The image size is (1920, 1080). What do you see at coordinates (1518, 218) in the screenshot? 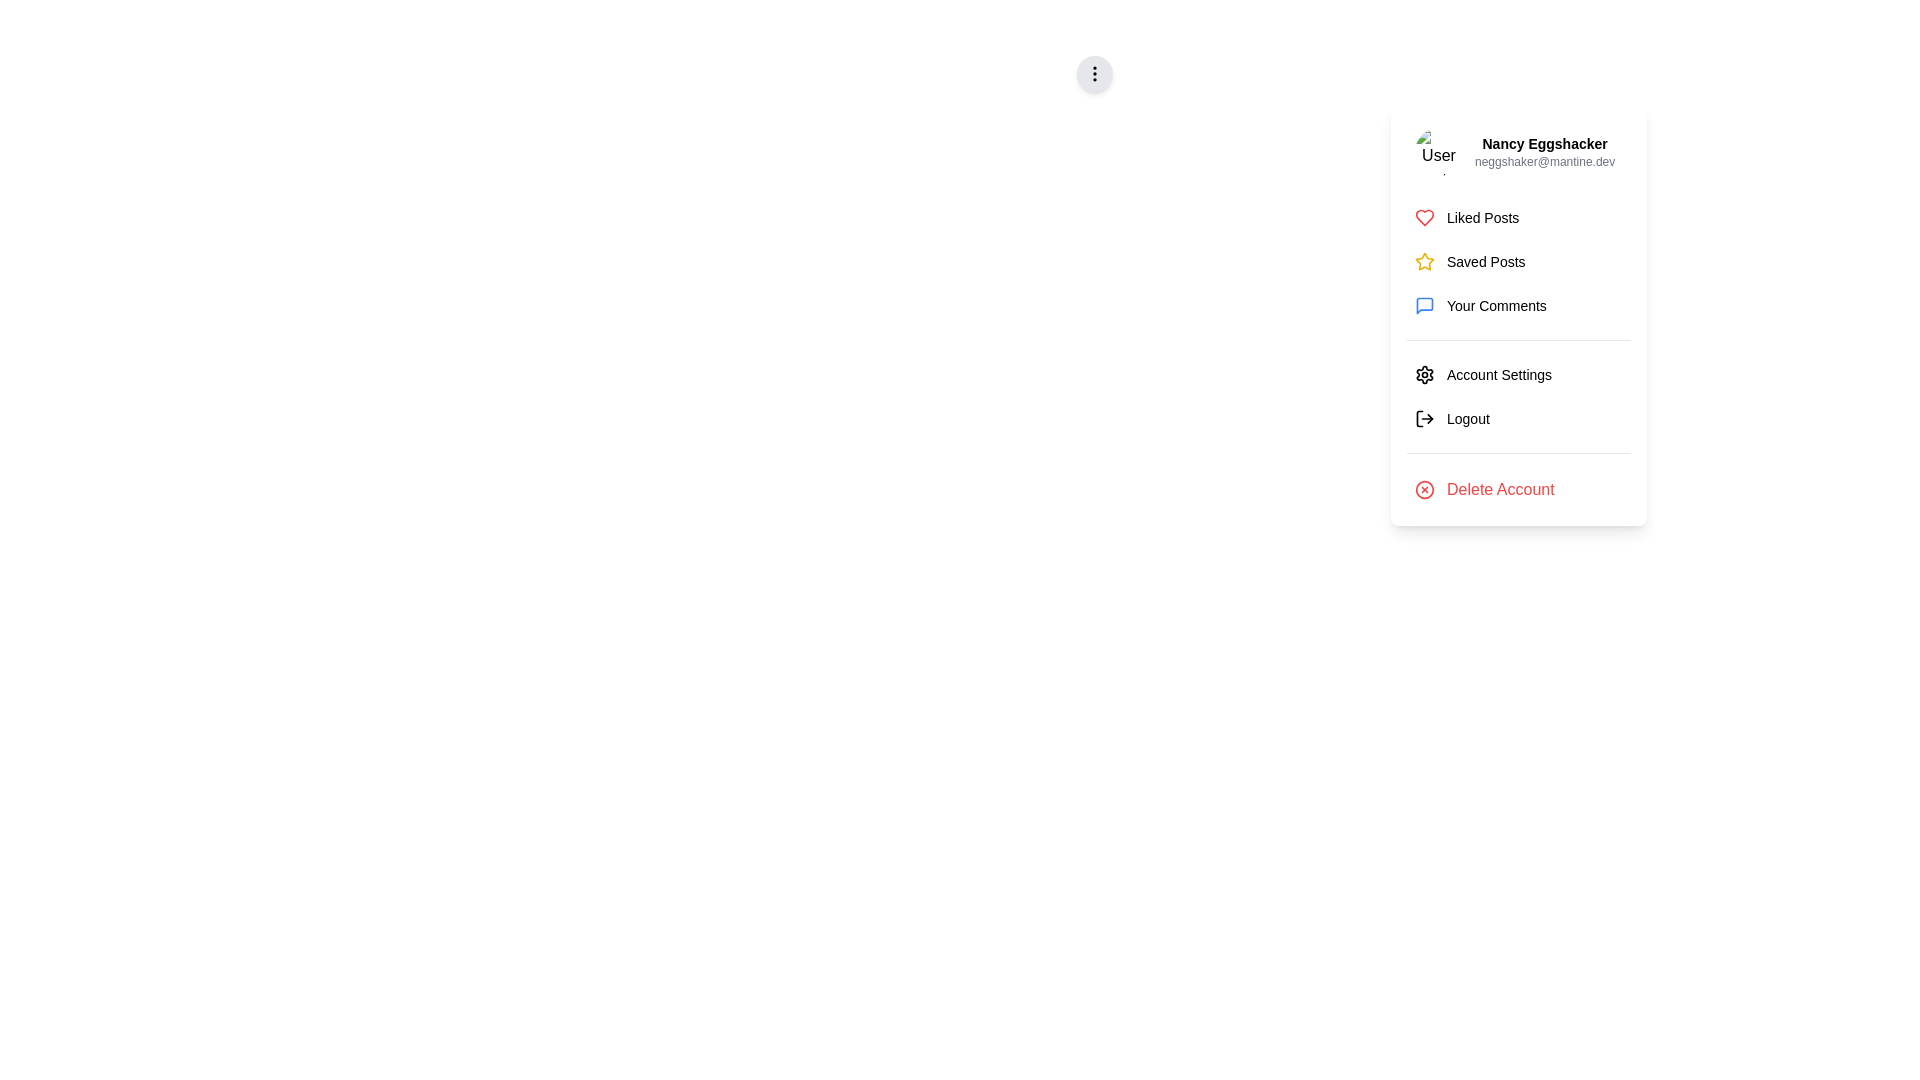
I see `the 'Liked Posts' menu item in the navigation menu` at bounding box center [1518, 218].